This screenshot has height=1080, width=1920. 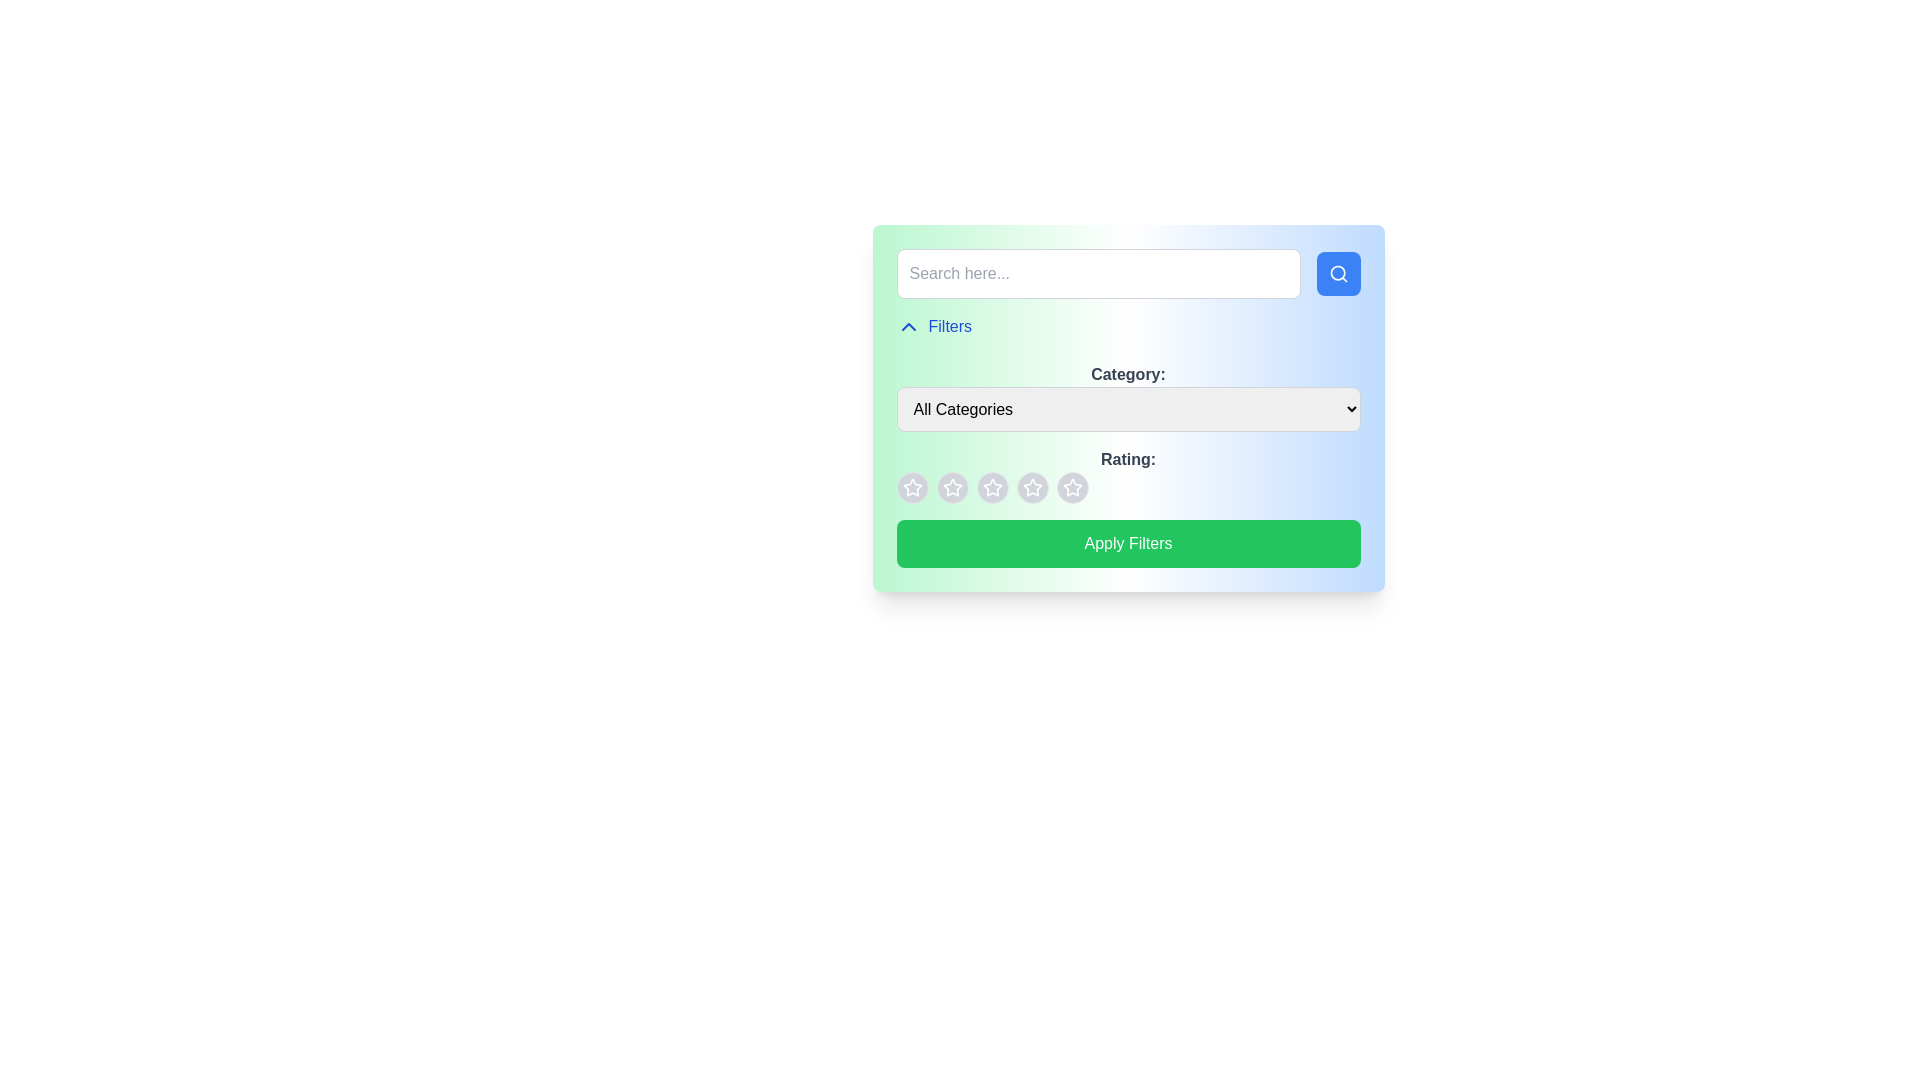 I want to click on the first star in the rating system, which is positioned below the 'All Categories' dropdown and horizontally aligned with the 'Rating' label in the filter panel, so click(x=911, y=488).